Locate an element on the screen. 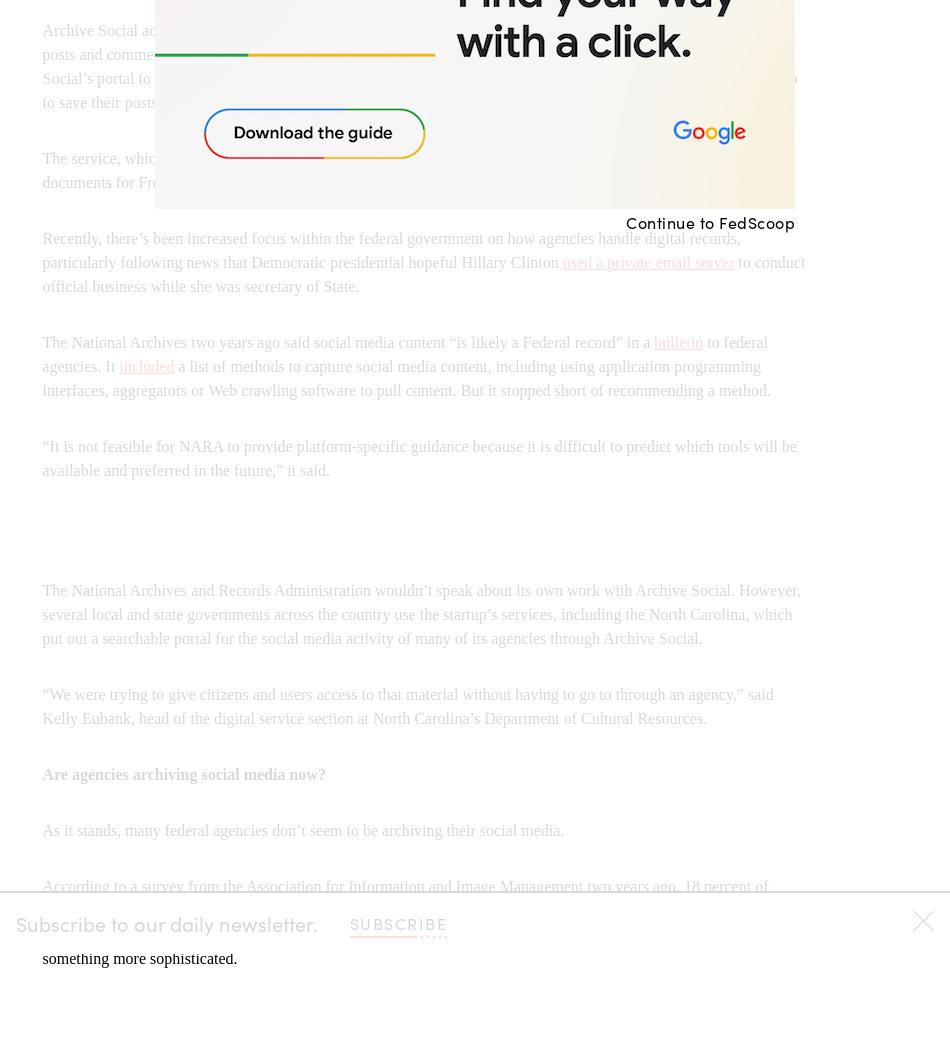  'As it stands, many federal agencies don’t seem to be archiving their social media.' is located at coordinates (301, 830).